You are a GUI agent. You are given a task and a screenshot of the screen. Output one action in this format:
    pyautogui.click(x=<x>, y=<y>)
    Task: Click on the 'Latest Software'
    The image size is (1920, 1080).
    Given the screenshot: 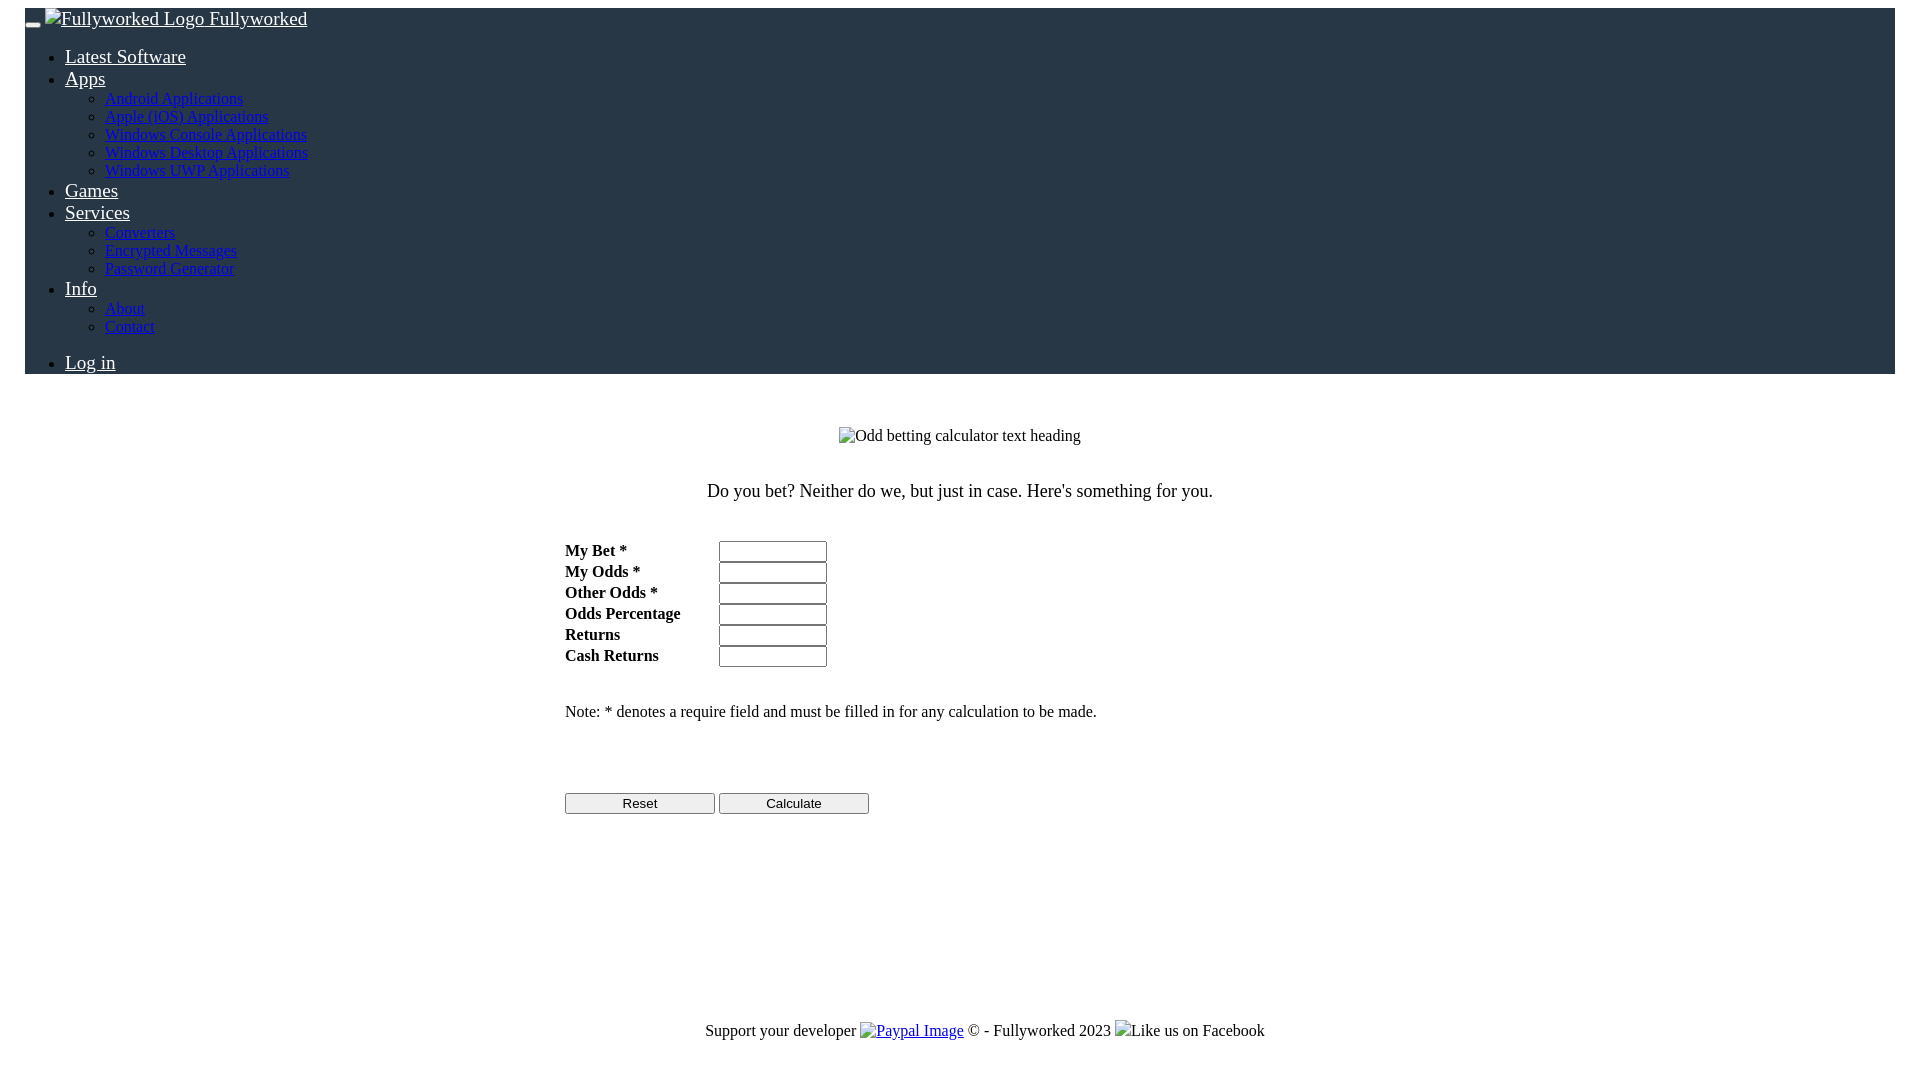 What is the action you would take?
    pyautogui.click(x=124, y=41)
    